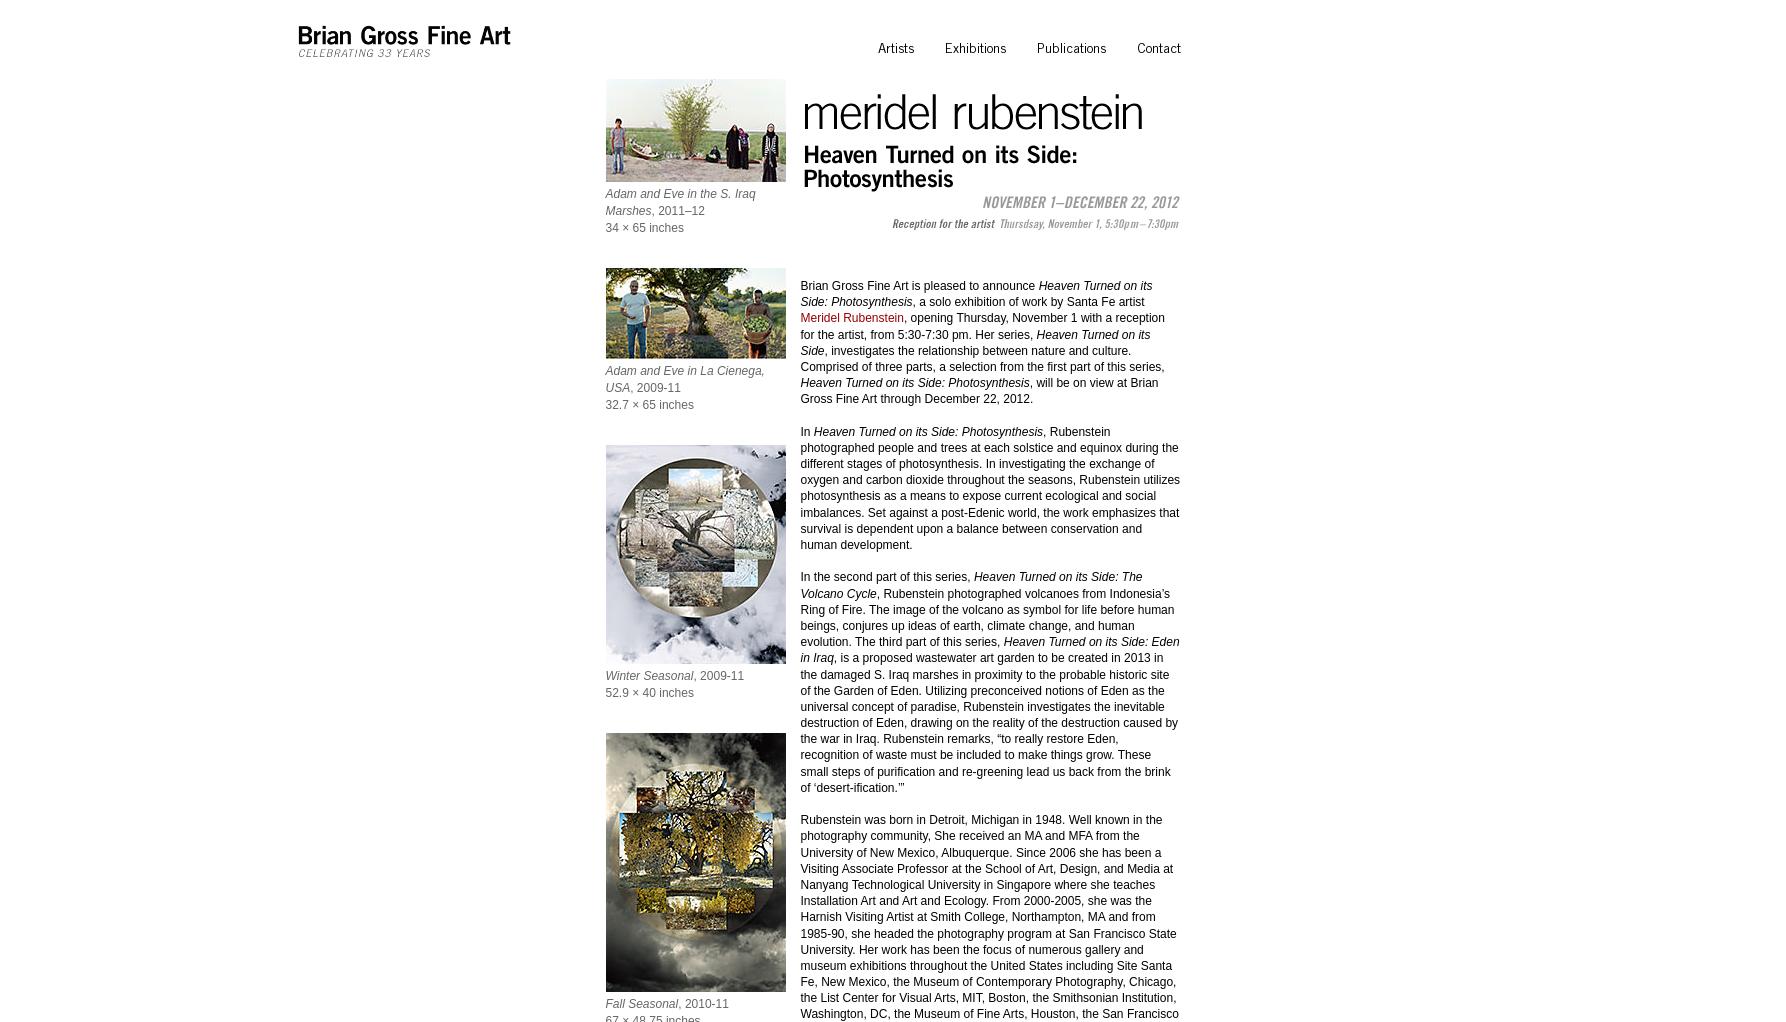 The height and width of the screenshot is (1022, 1786). What do you see at coordinates (1157, 48) in the screenshot?
I see `'Contact'` at bounding box center [1157, 48].